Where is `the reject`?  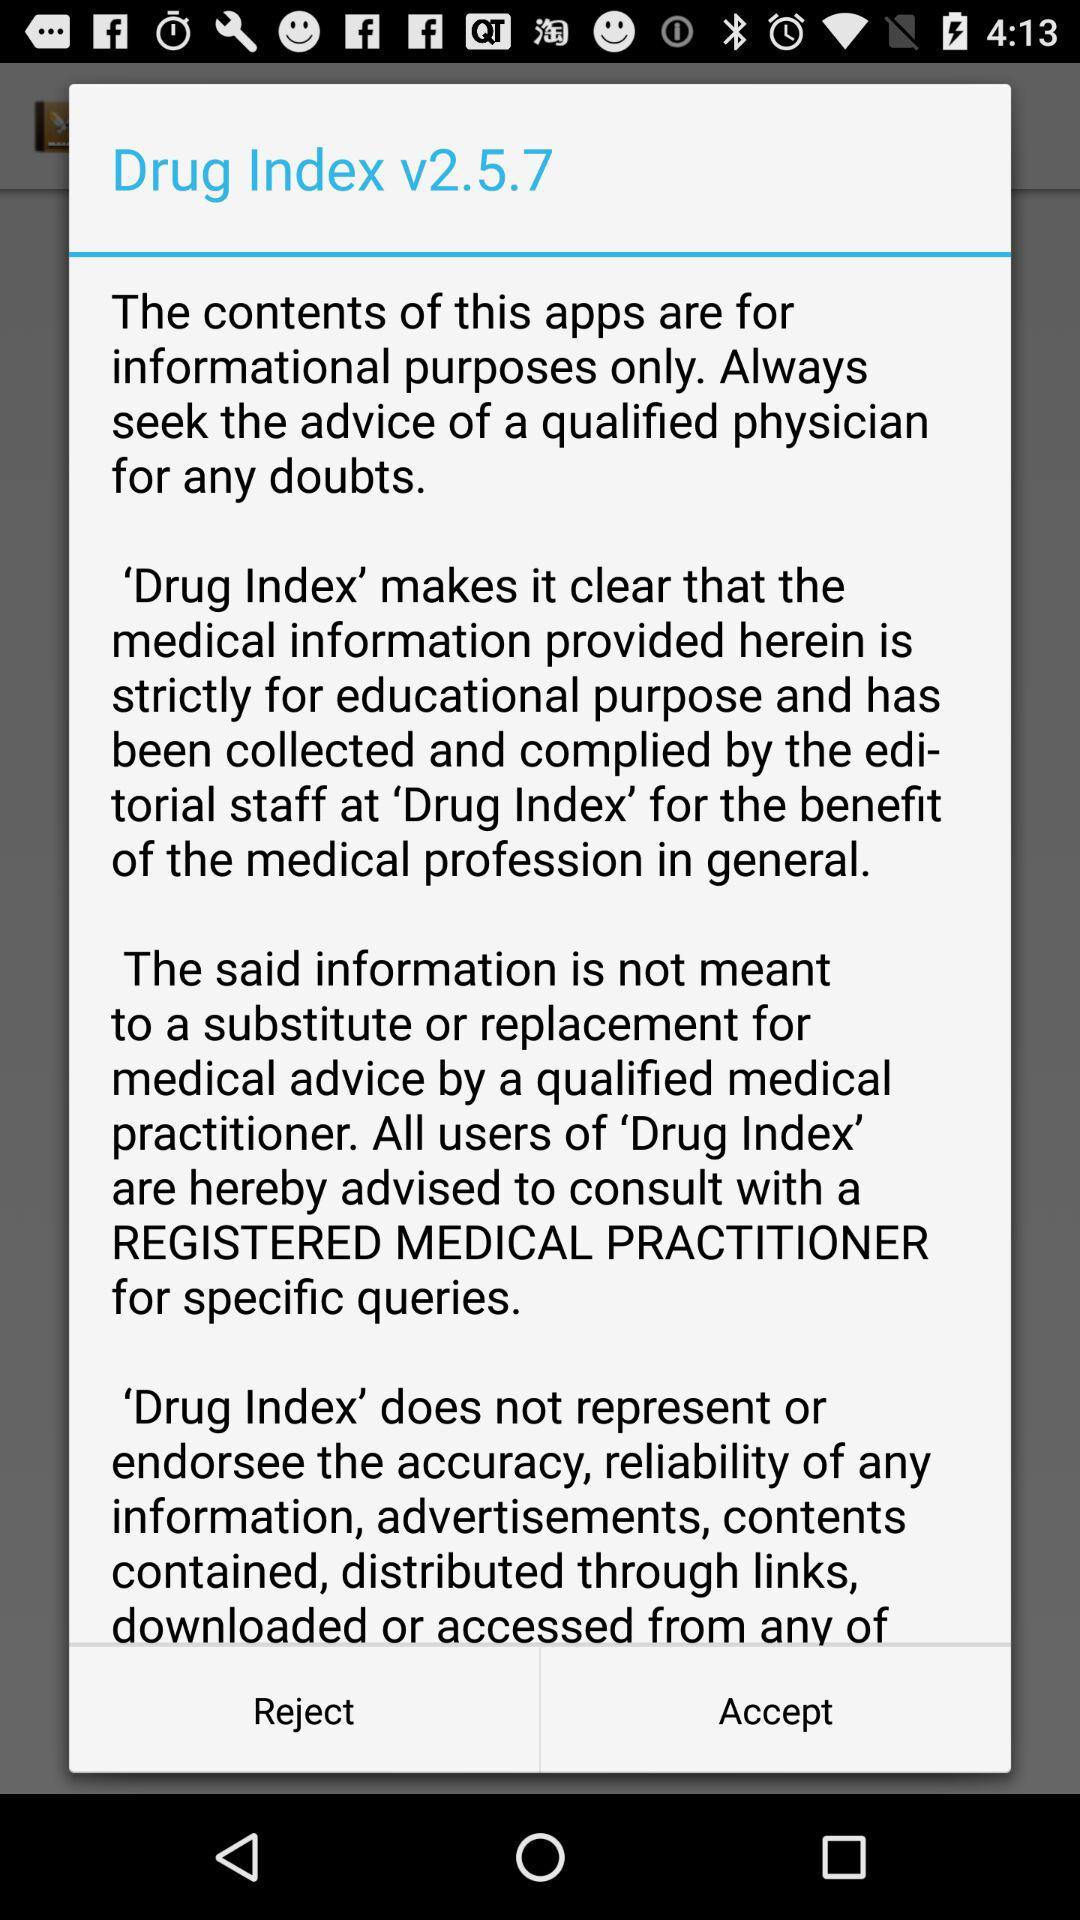
the reject is located at coordinates (304, 1708).